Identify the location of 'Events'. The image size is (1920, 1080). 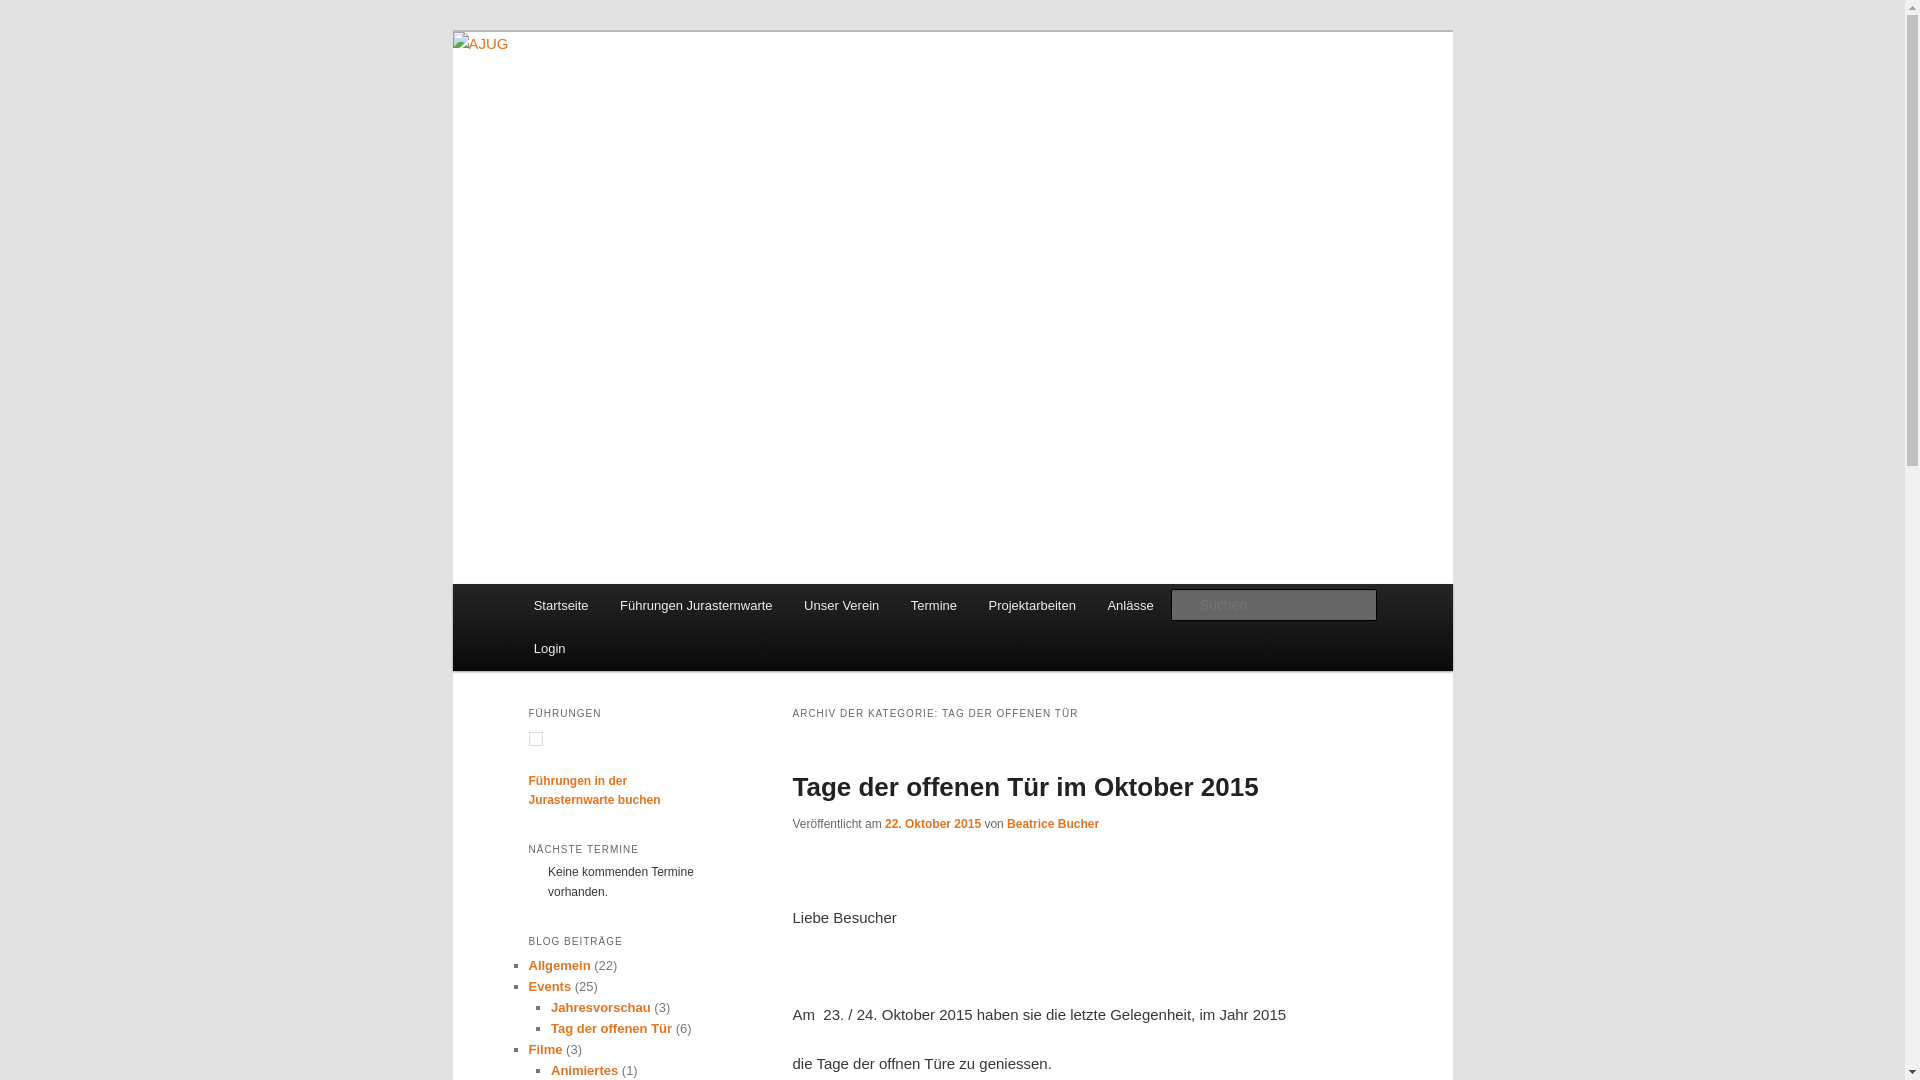
(549, 985).